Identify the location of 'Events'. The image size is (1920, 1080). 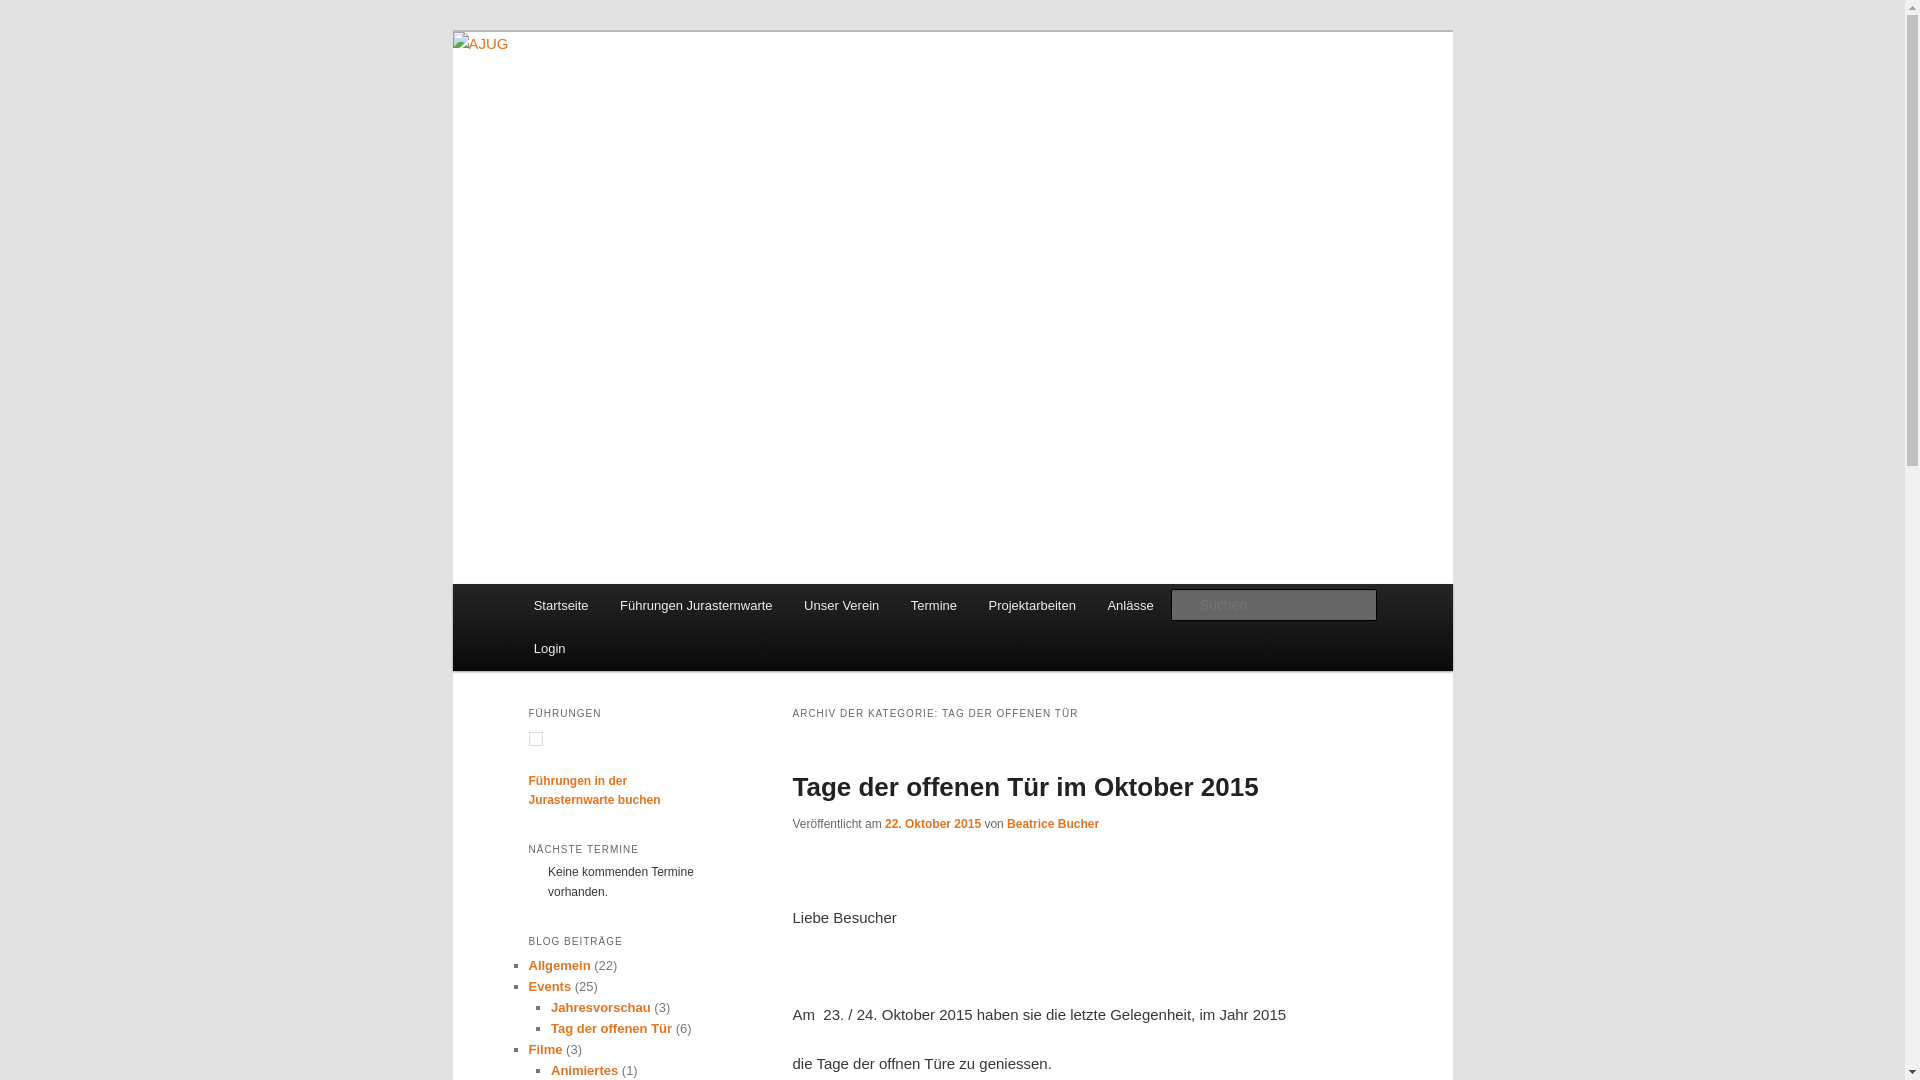
(549, 985).